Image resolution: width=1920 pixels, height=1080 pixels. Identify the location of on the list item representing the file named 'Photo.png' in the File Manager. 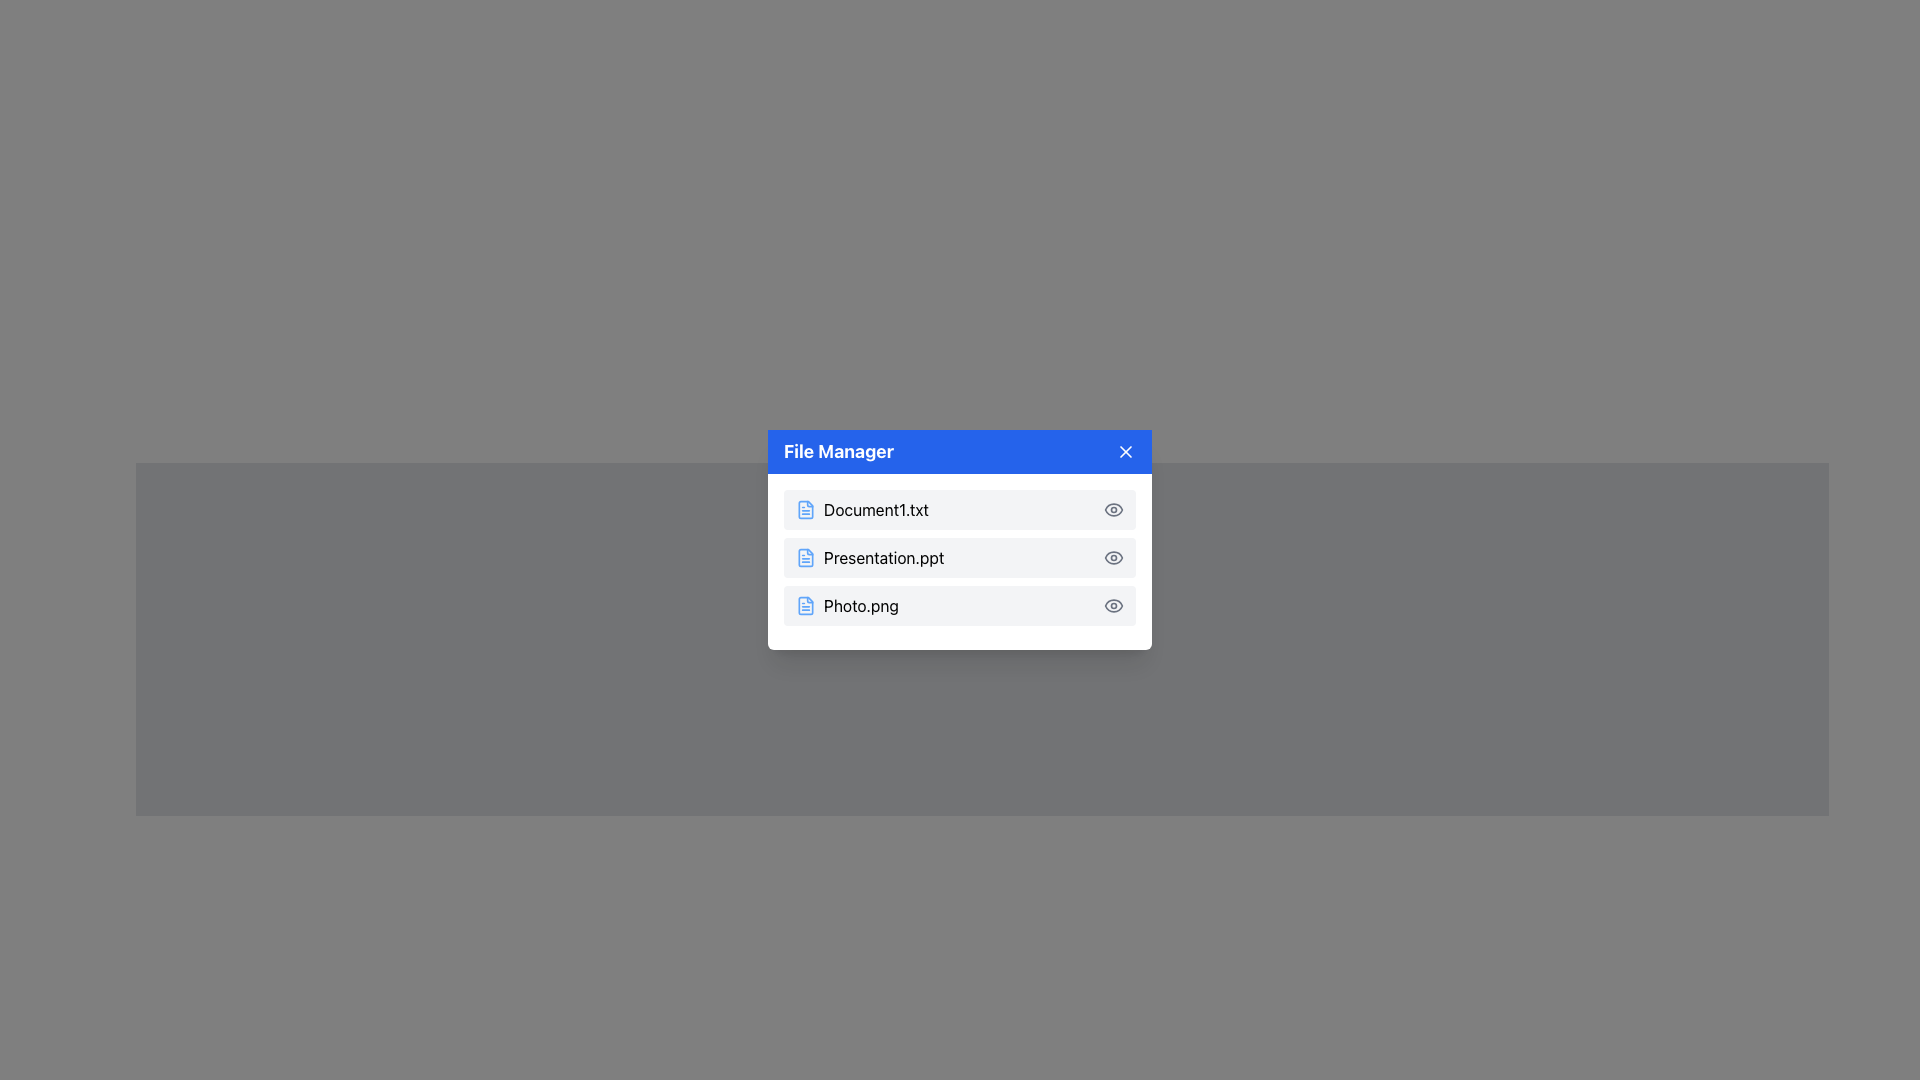
(847, 604).